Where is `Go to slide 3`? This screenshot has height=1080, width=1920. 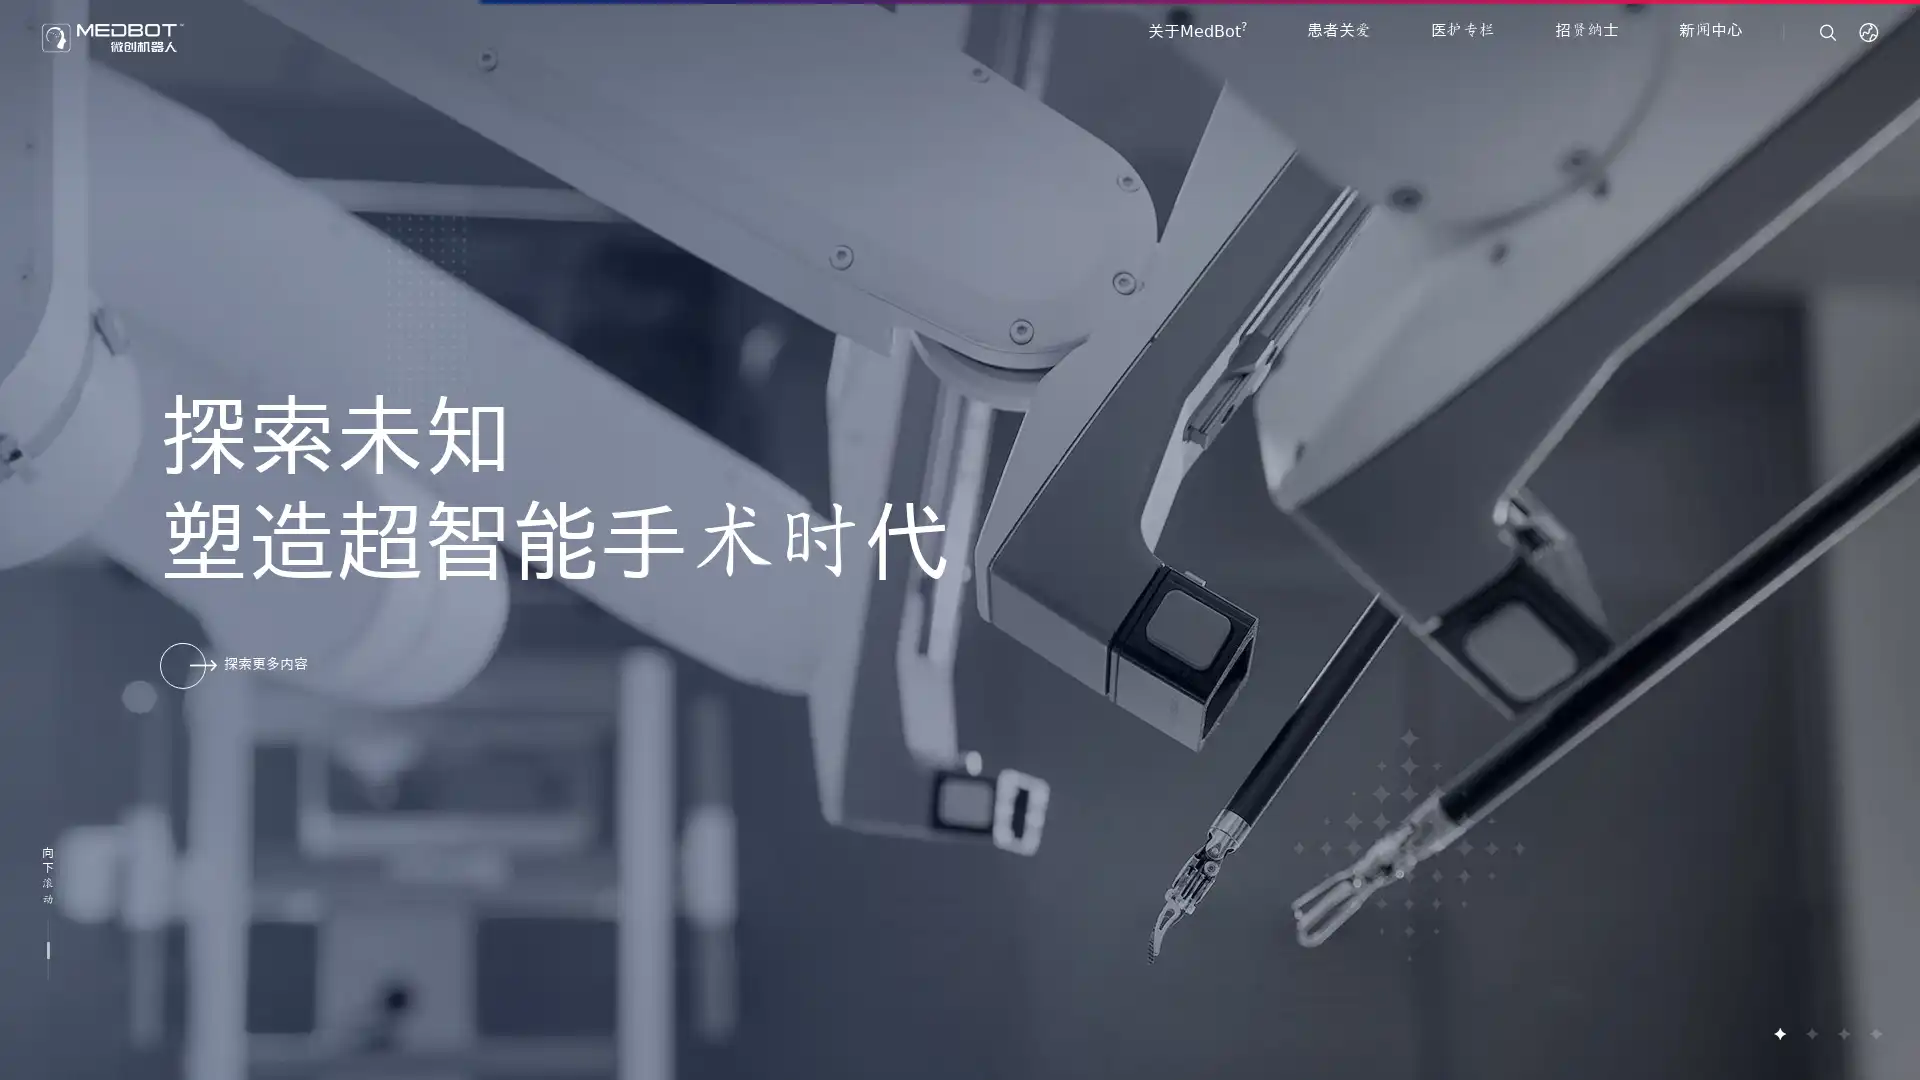
Go to slide 3 is located at coordinates (1842, 1033).